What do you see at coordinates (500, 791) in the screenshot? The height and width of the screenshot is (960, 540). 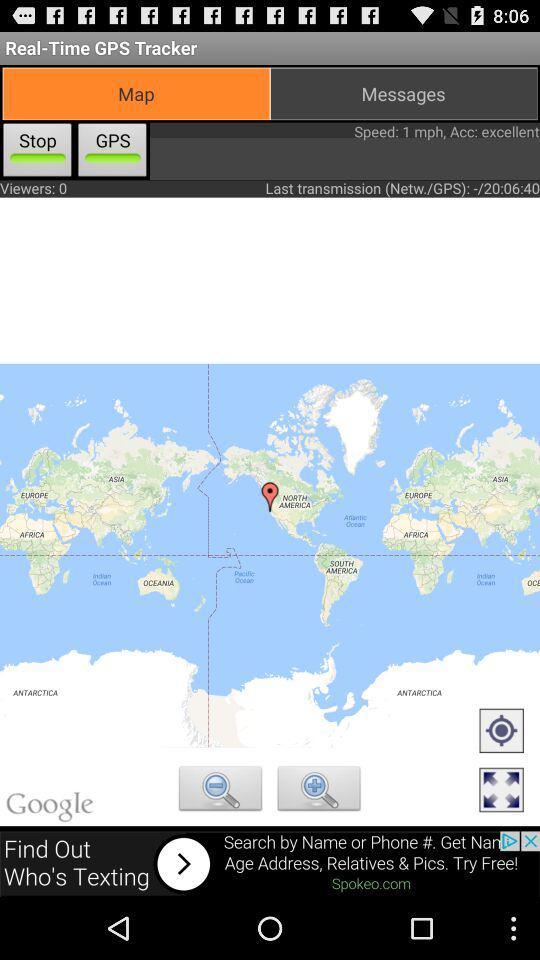 I see `expand symbol` at bounding box center [500, 791].